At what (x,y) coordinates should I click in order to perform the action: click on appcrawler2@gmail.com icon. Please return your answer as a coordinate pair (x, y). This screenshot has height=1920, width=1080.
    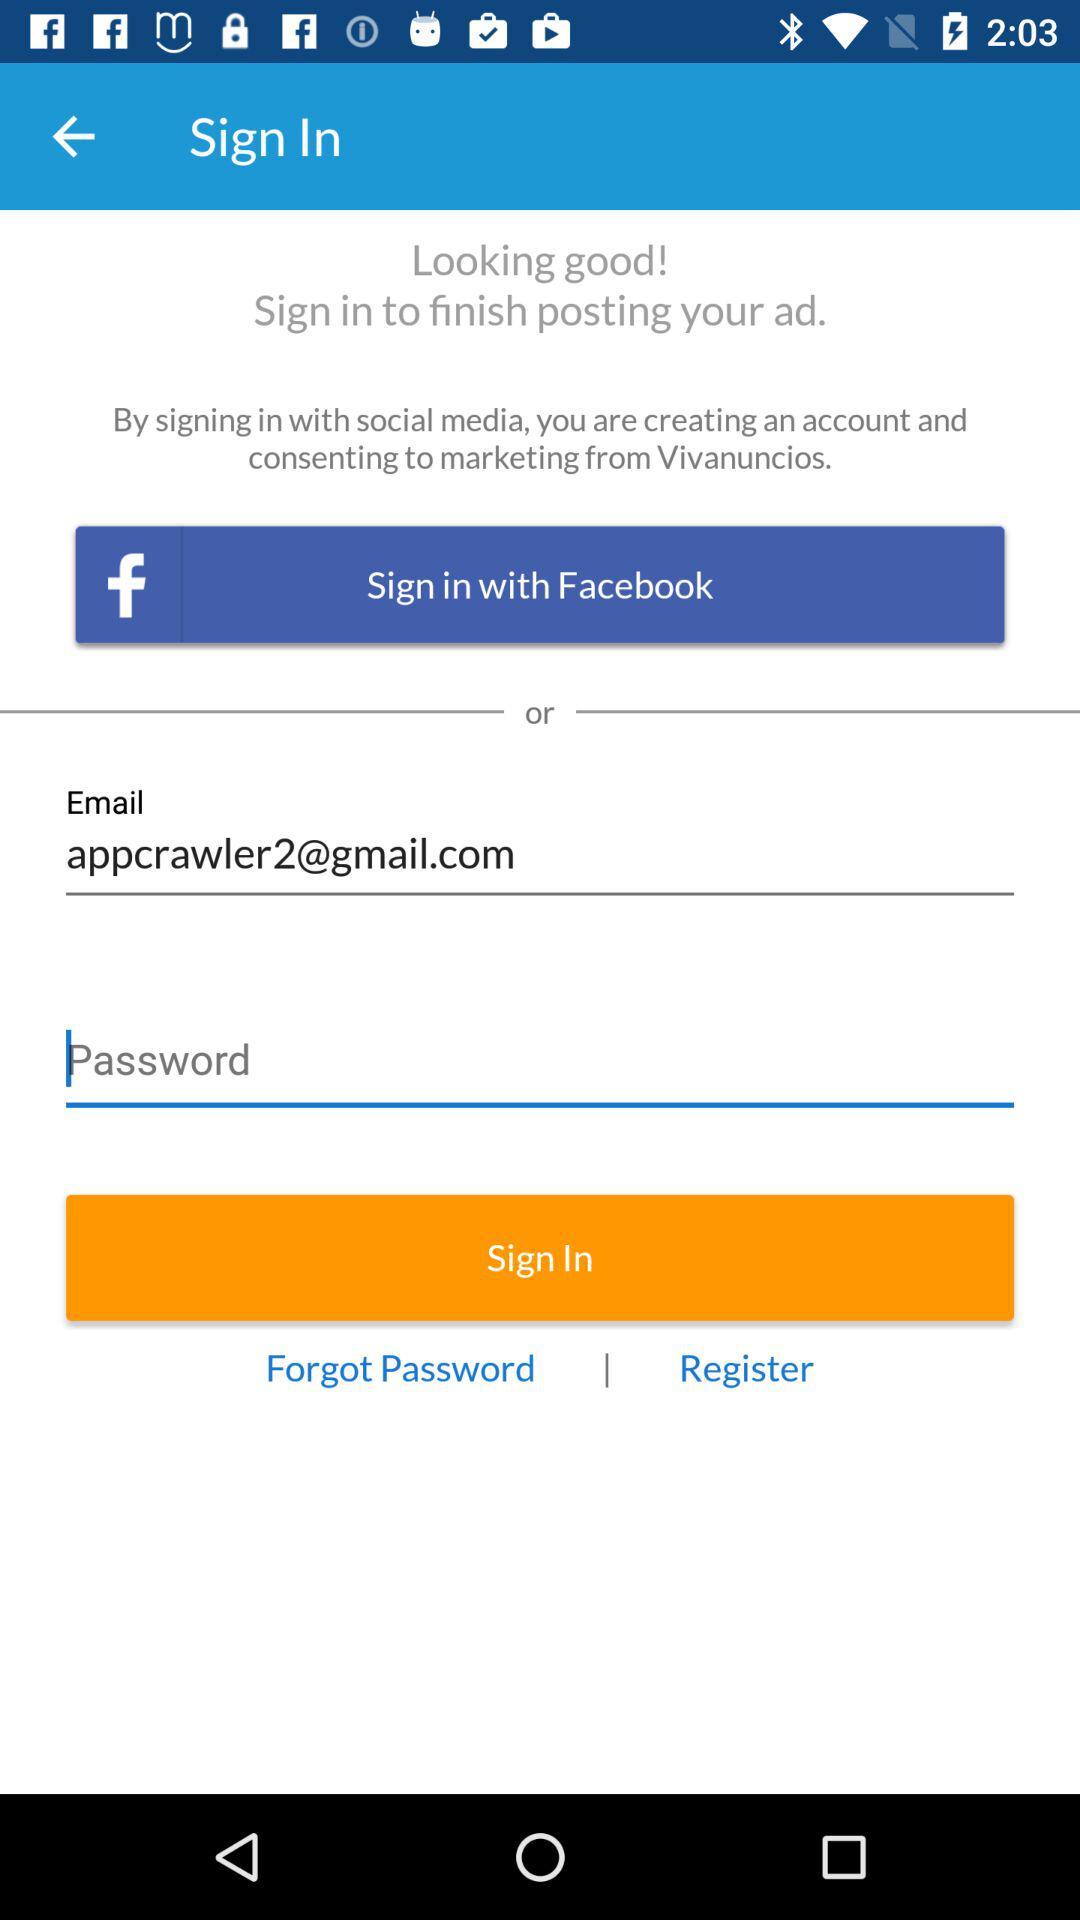
    Looking at the image, I should click on (540, 840).